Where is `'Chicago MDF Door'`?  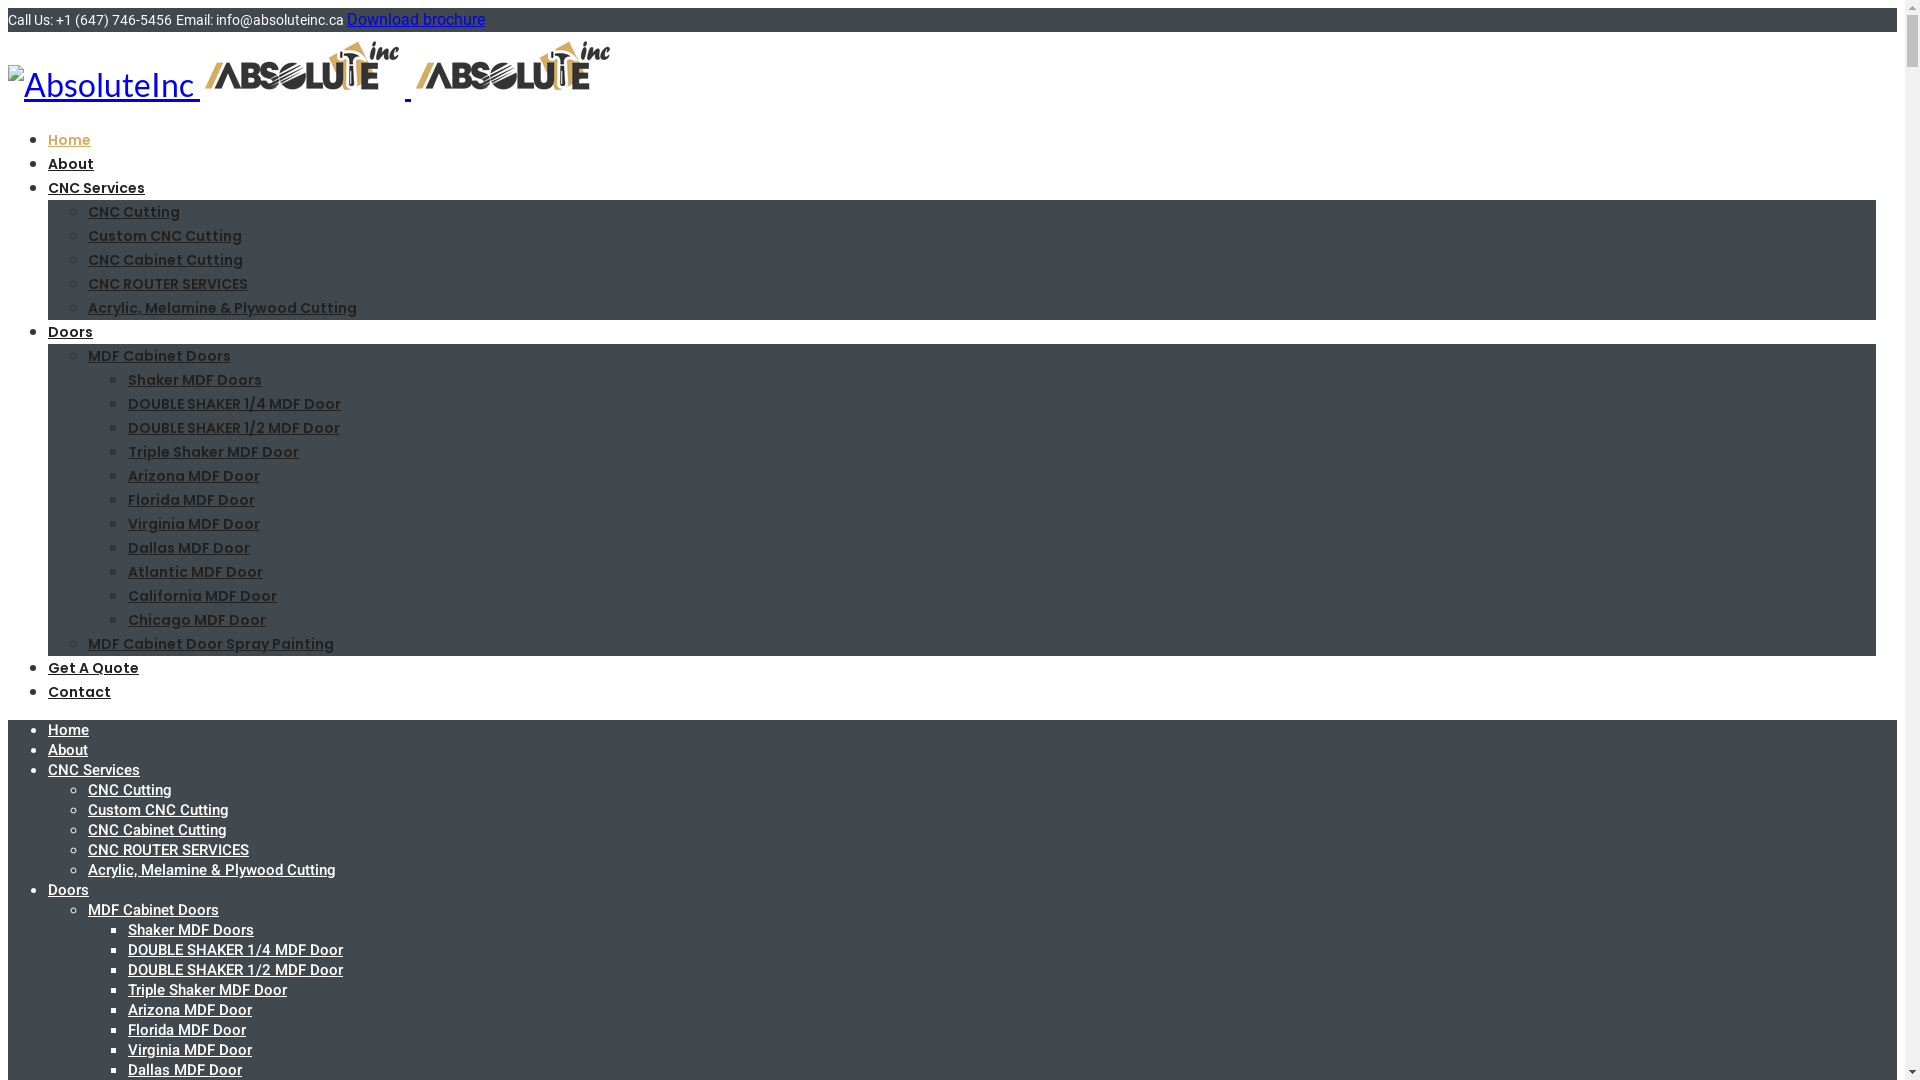
'Chicago MDF Door' is located at coordinates (127, 619).